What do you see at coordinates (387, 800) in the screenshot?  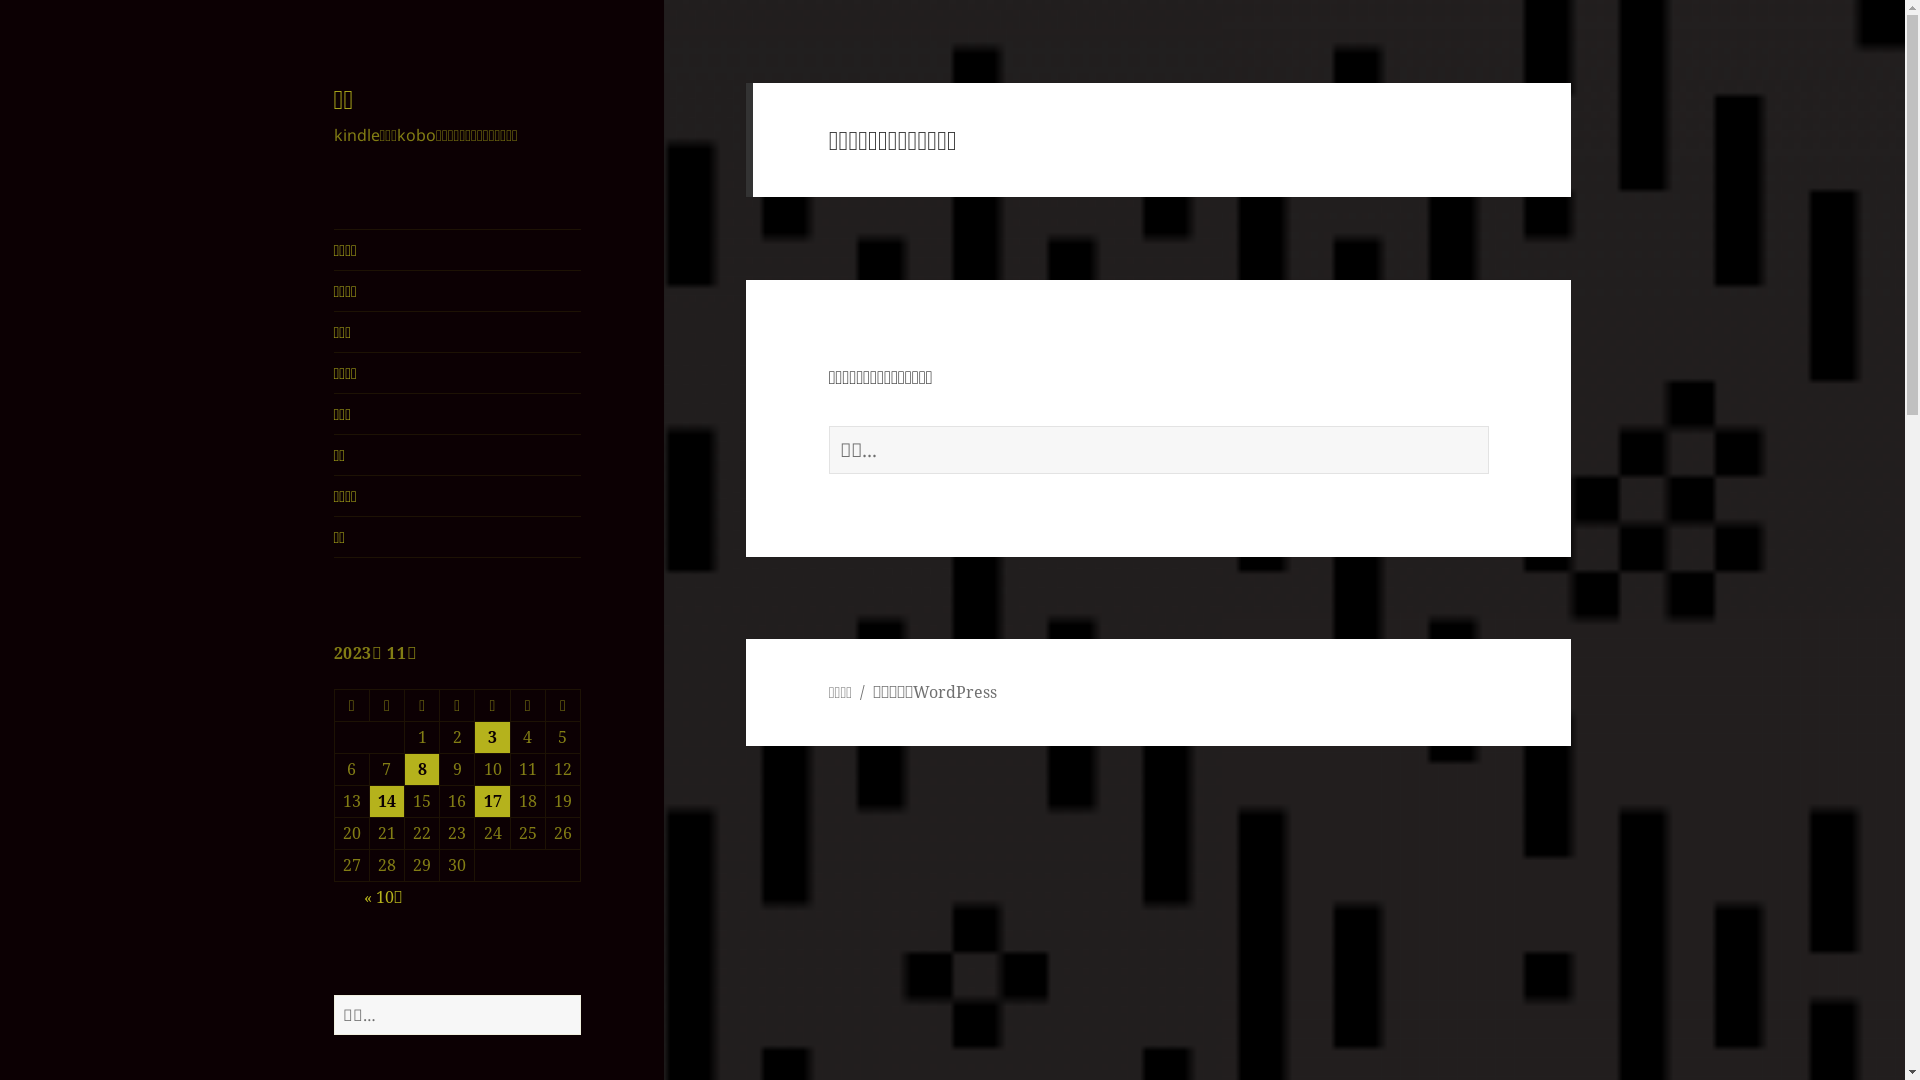 I see `'14'` at bounding box center [387, 800].